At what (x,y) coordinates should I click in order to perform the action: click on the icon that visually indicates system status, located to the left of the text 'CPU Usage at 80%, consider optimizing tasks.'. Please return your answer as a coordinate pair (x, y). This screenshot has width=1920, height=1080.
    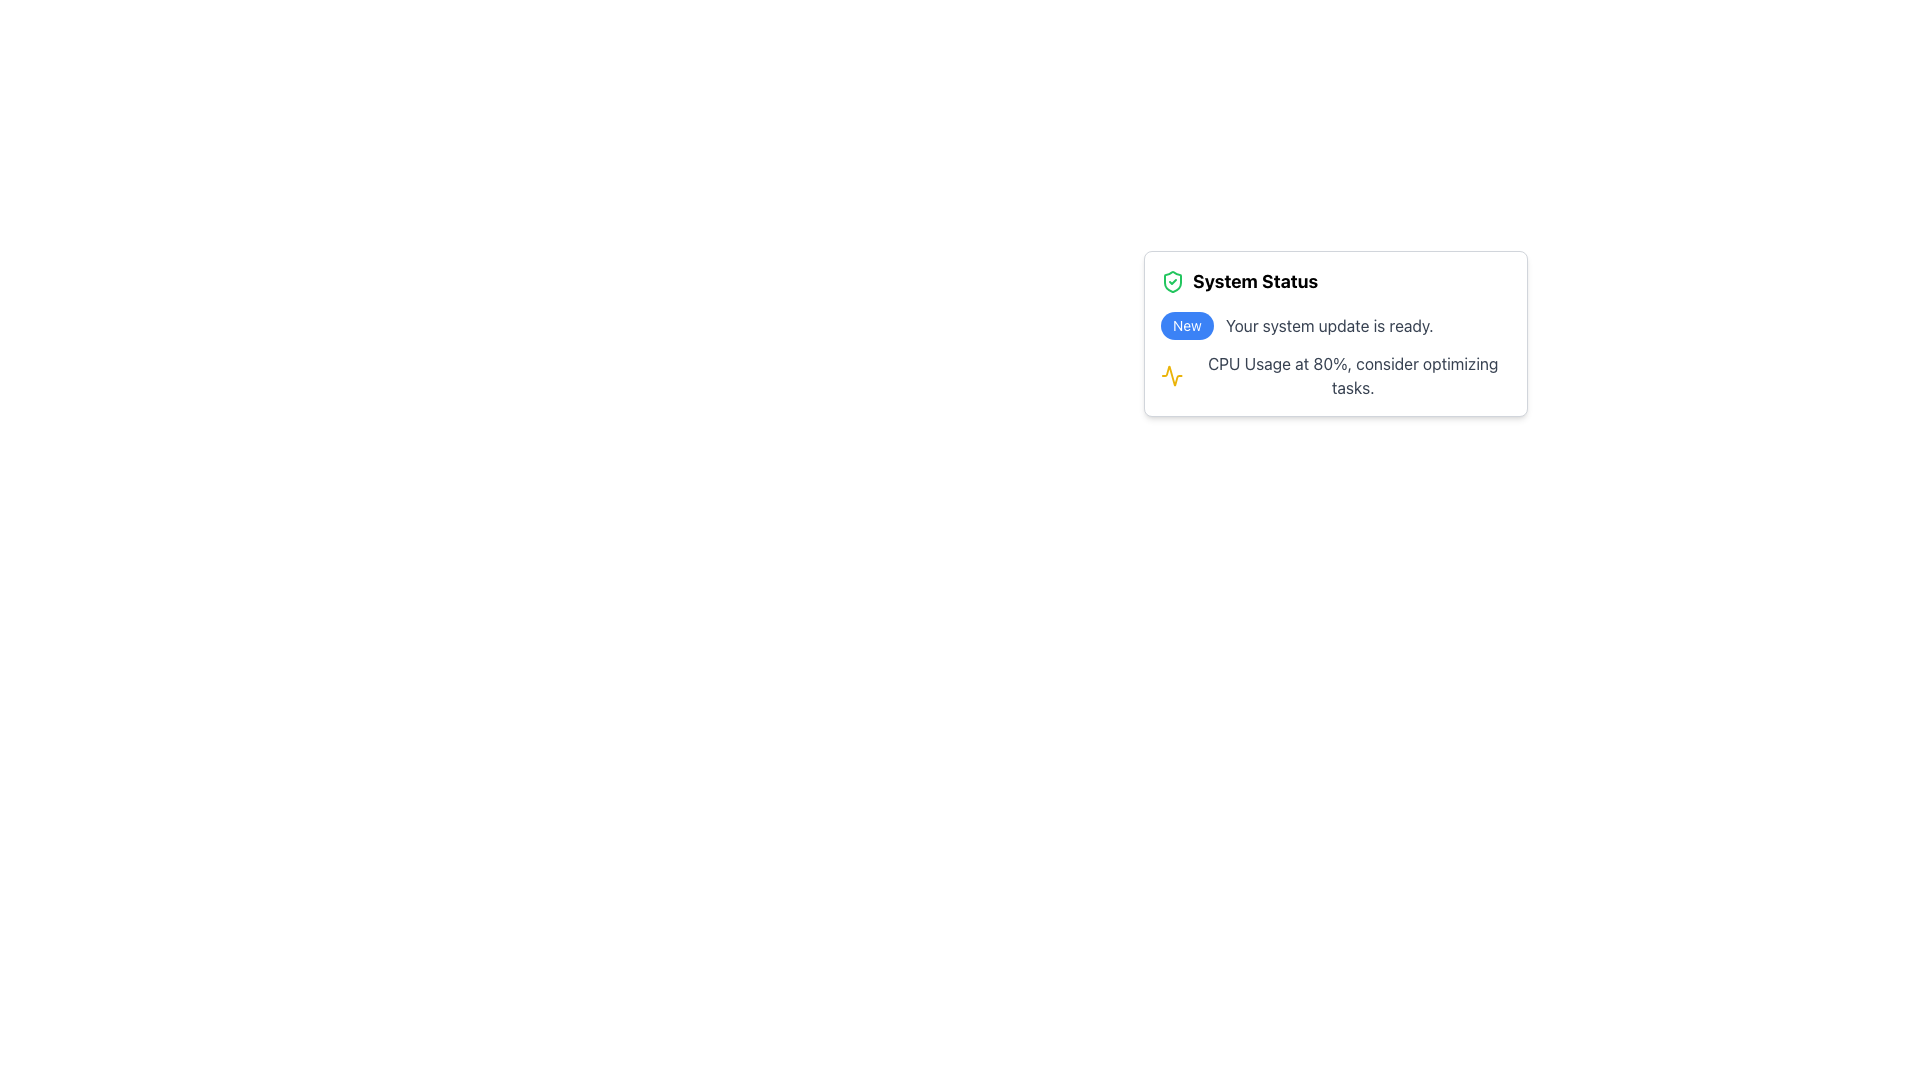
    Looking at the image, I should click on (1172, 375).